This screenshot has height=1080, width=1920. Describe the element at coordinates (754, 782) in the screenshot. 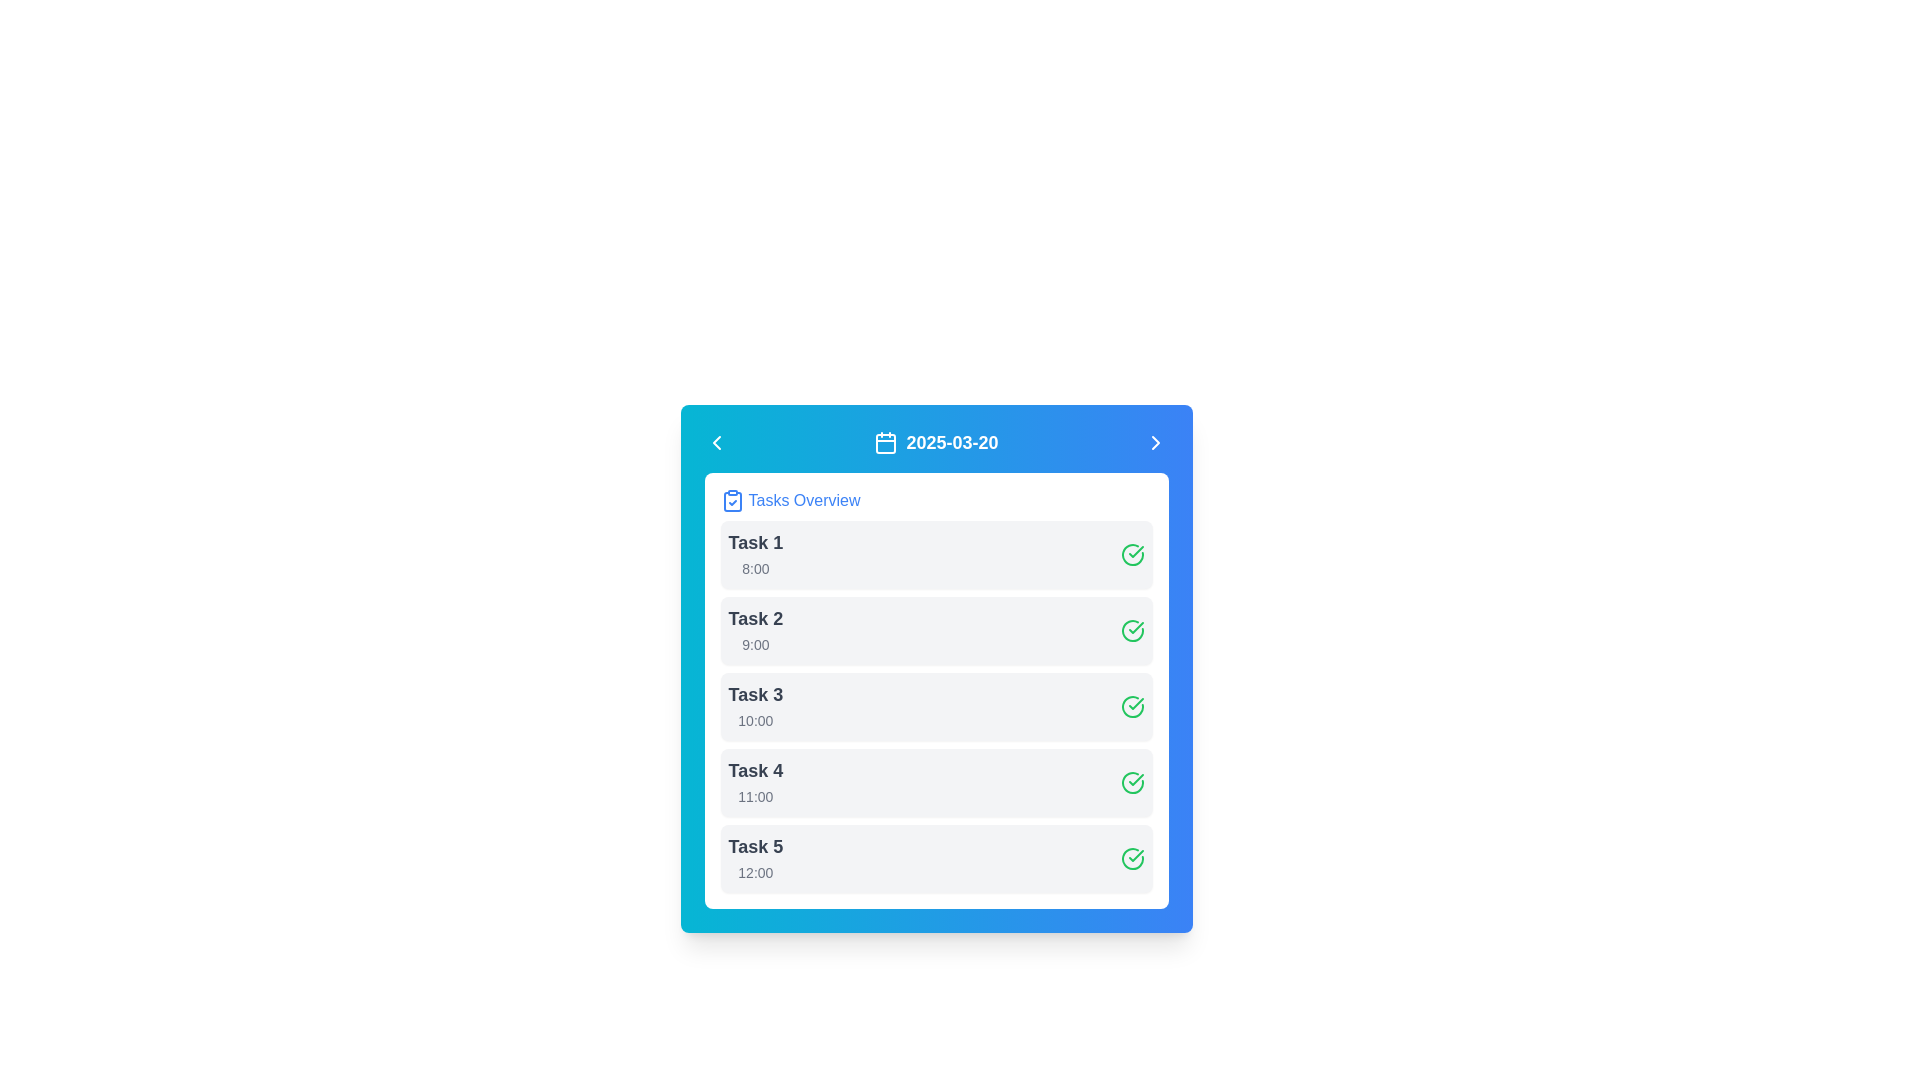

I see `the 'Task 4' text display` at that location.